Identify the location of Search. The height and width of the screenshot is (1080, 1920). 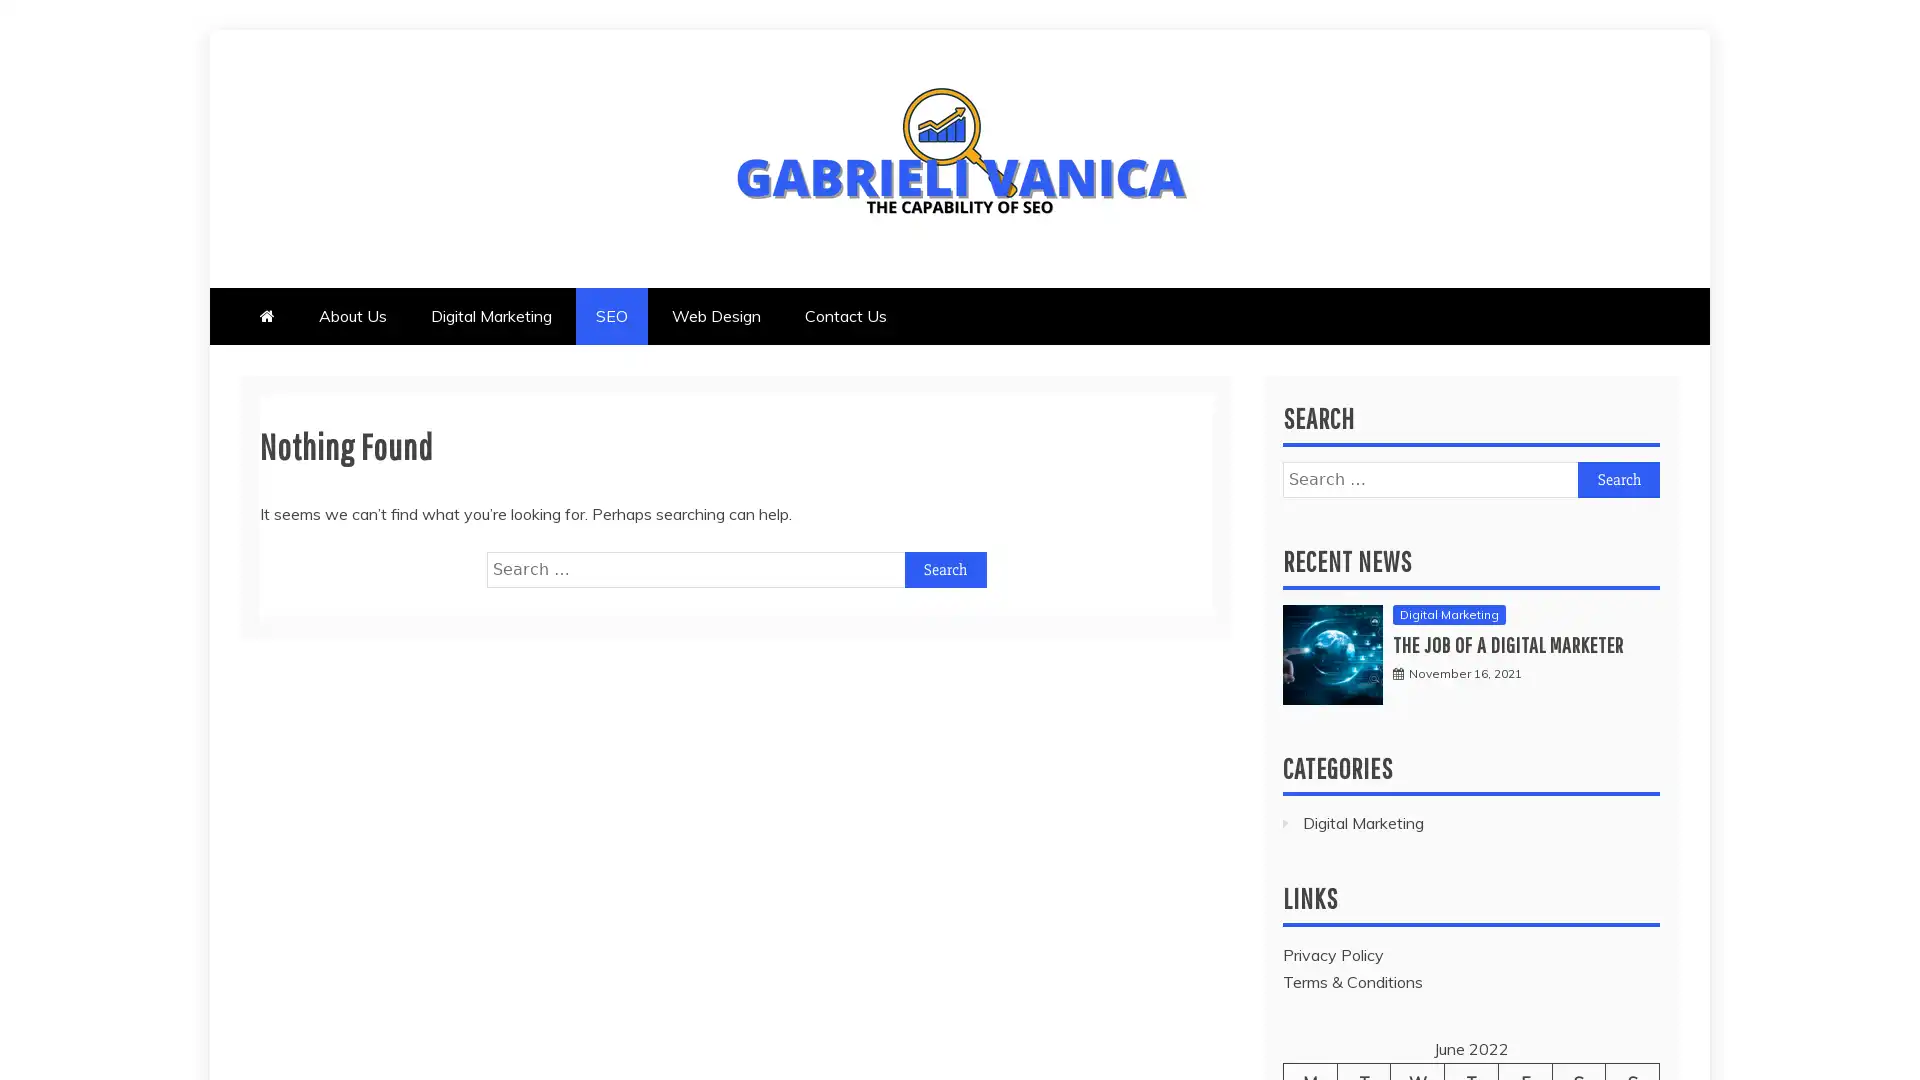
(1618, 478).